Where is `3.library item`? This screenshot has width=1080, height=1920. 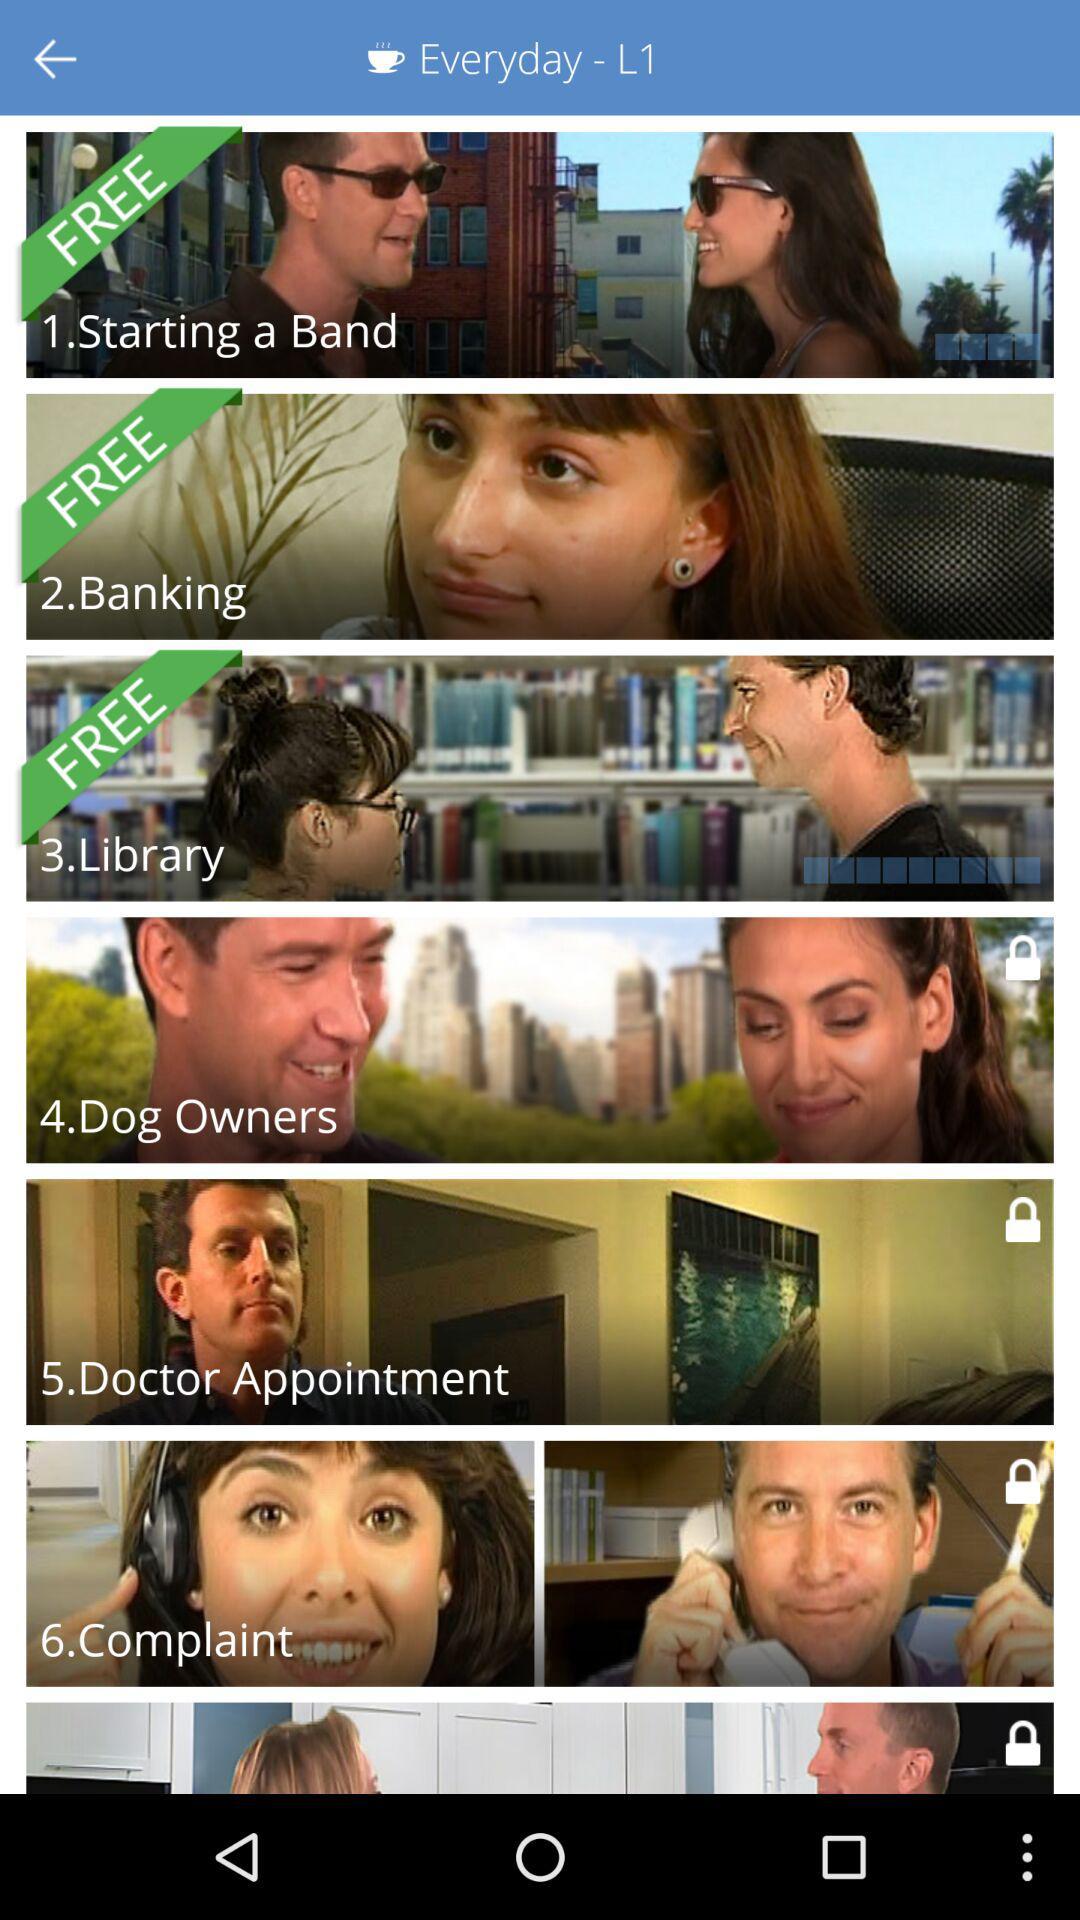
3.library item is located at coordinates (131, 853).